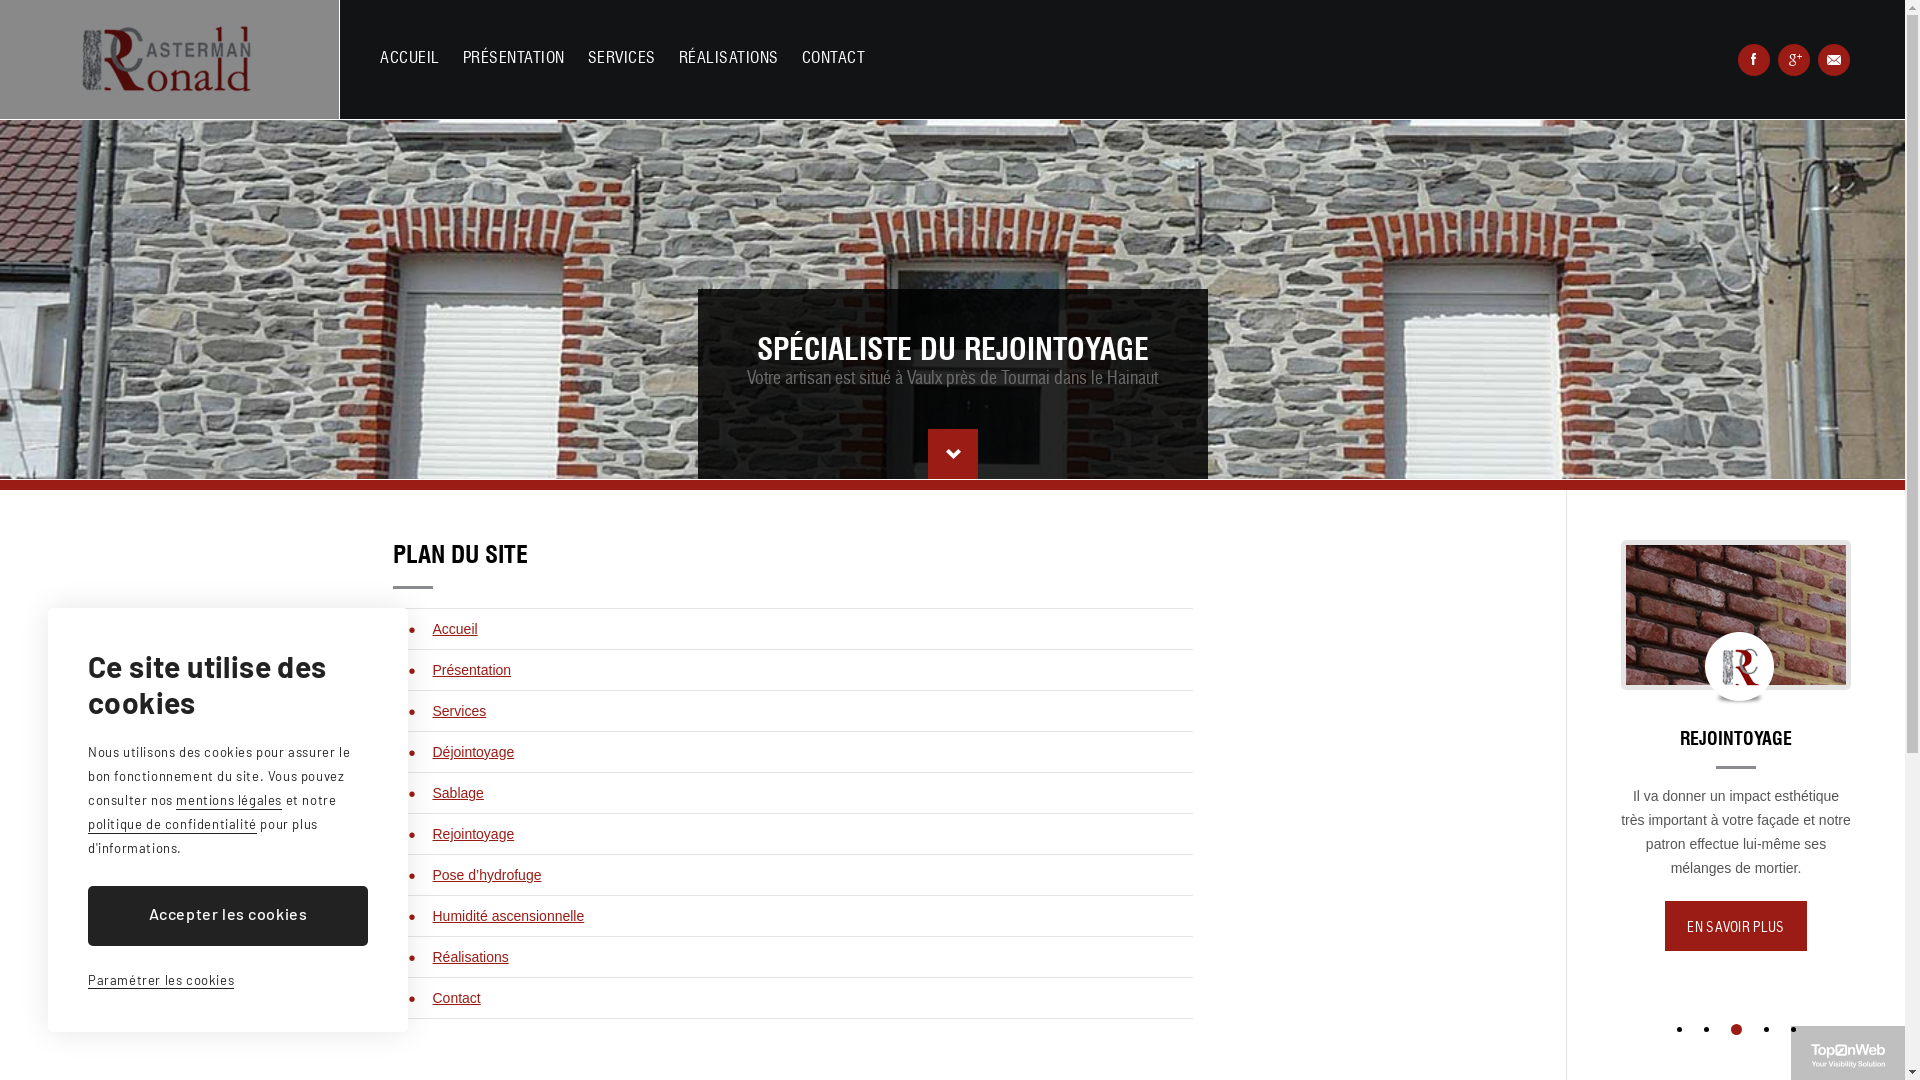 The width and height of the screenshot is (1920, 1080). What do you see at coordinates (1678, 1028) in the screenshot?
I see `'1'` at bounding box center [1678, 1028].